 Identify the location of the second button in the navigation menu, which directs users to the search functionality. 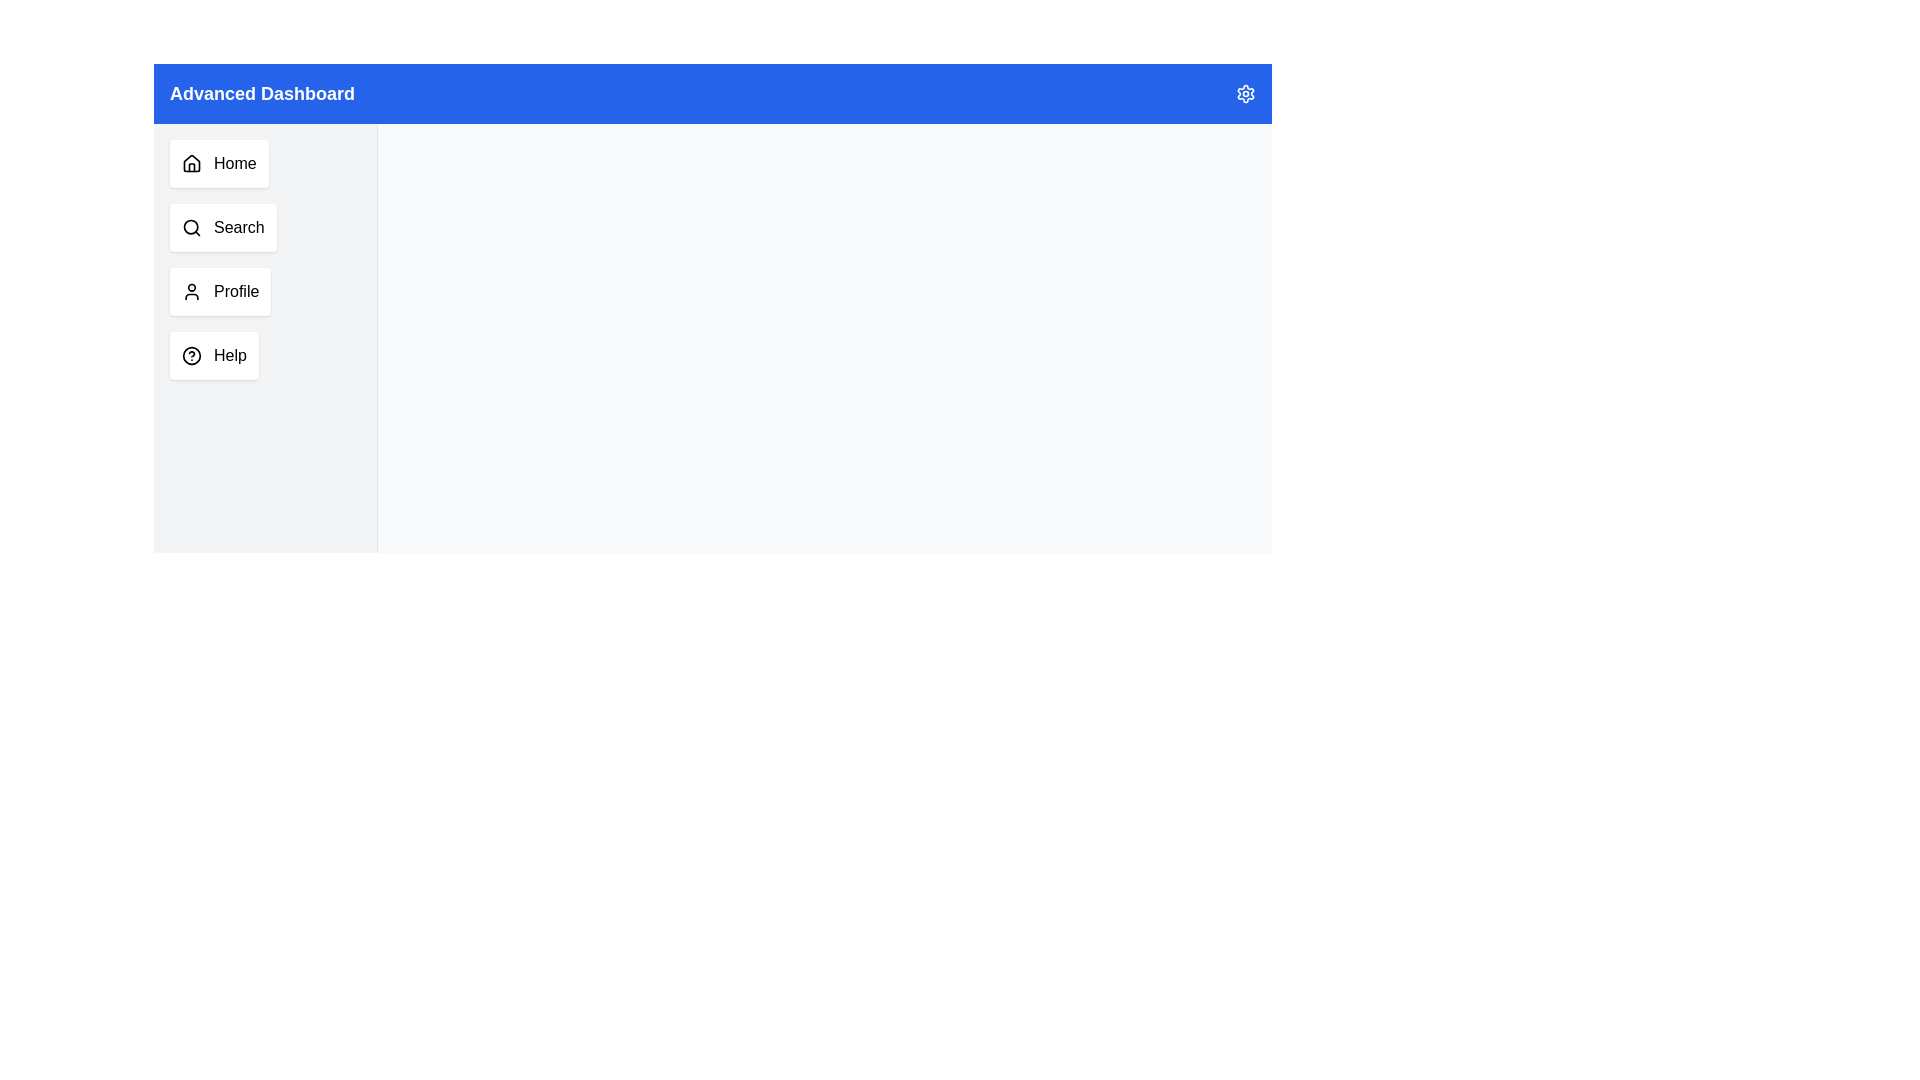
(264, 258).